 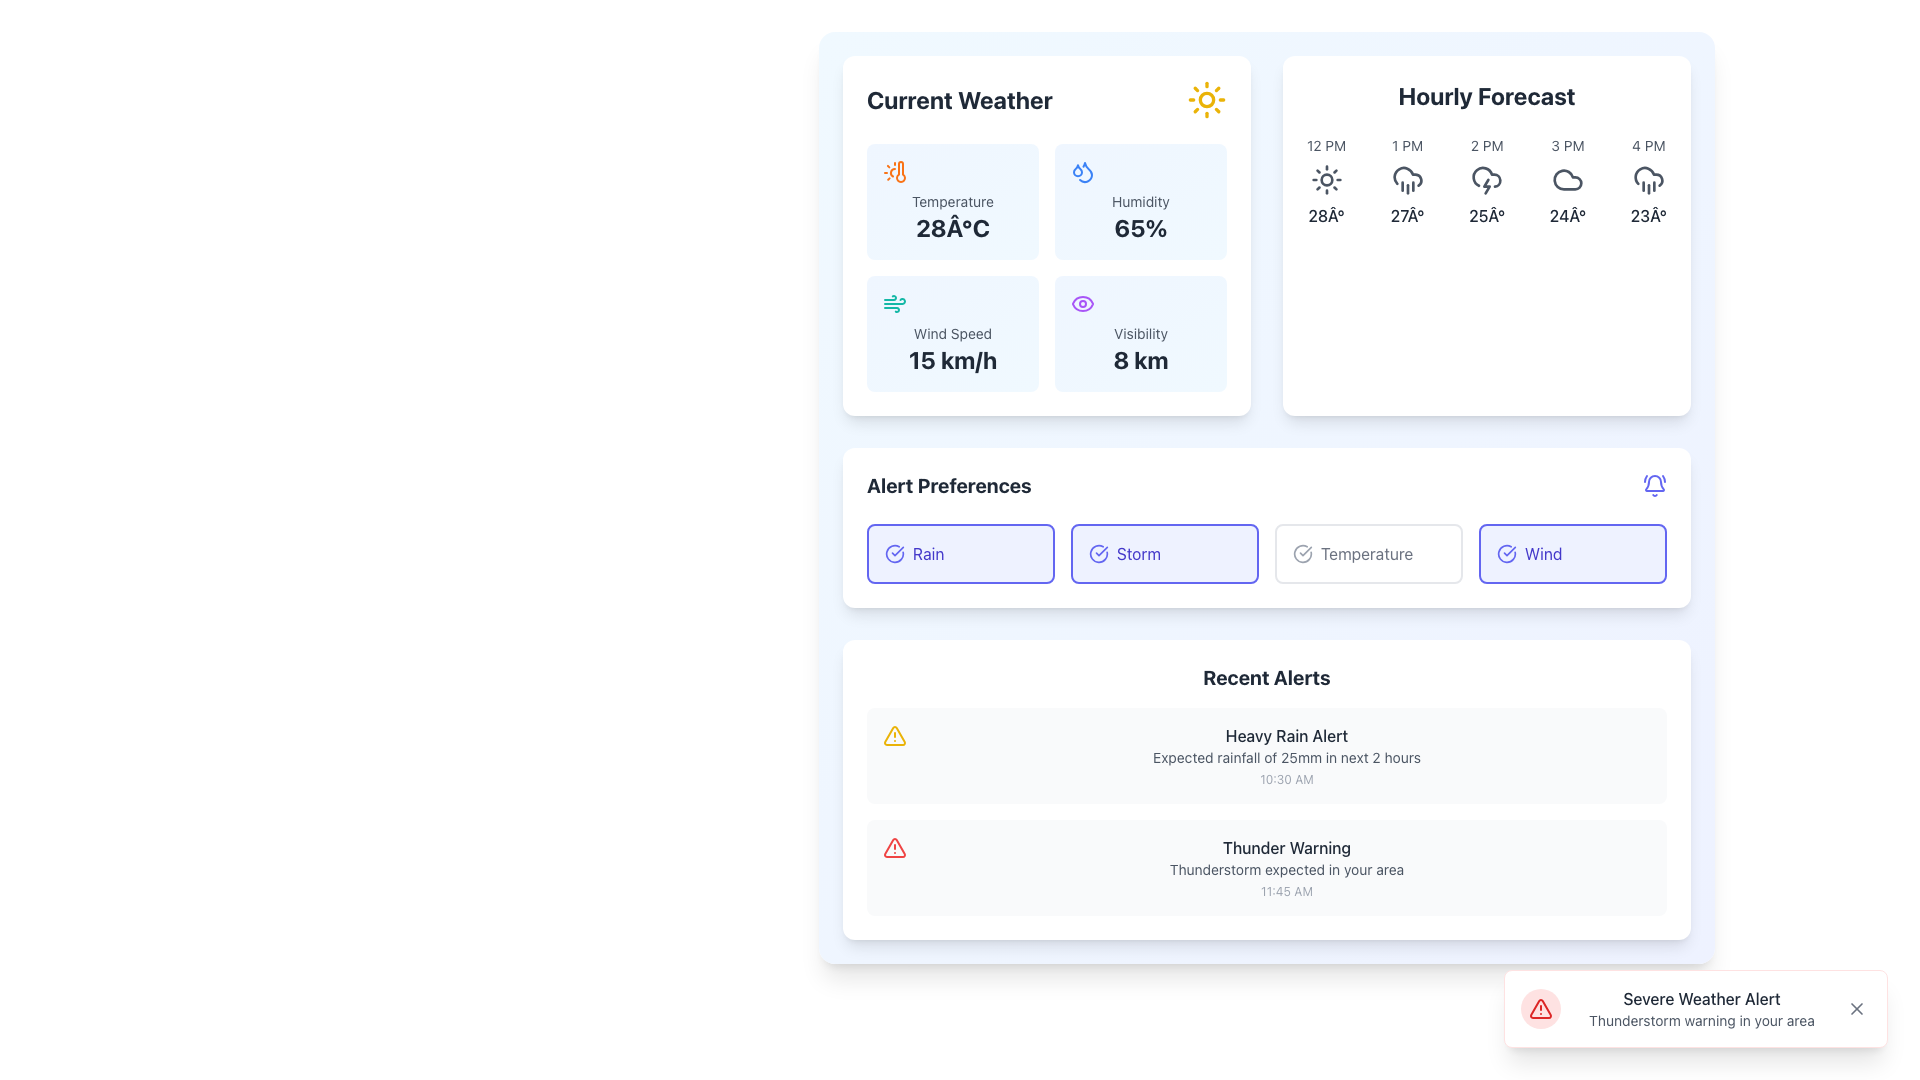 What do you see at coordinates (960, 554) in the screenshot?
I see `the 'Rain' Toggle Option, which is the first selection` at bounding box center [960, 554].